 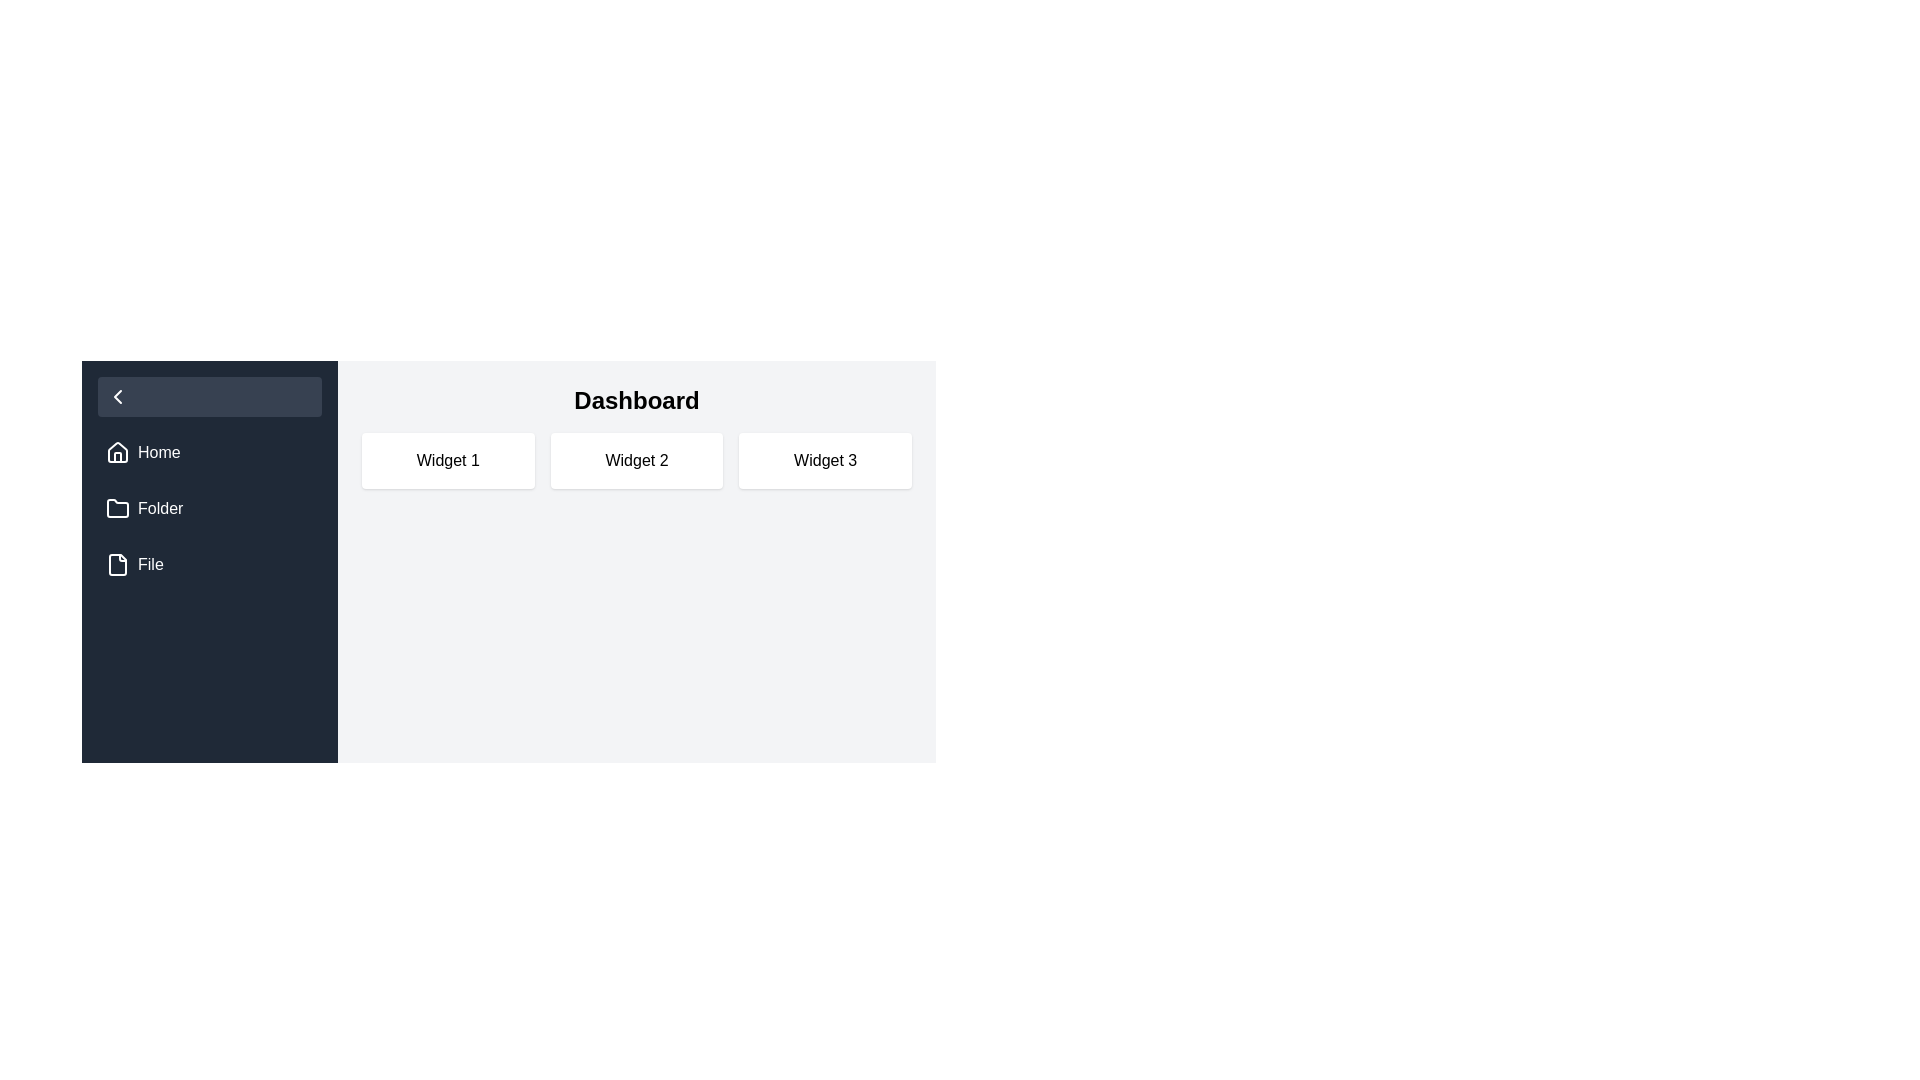 What do you see at coordinates (117, 397) in the screenshot?
I see `the left-pointing chevron SVG icon located in the sidebar` at bounding box center [117, 397].